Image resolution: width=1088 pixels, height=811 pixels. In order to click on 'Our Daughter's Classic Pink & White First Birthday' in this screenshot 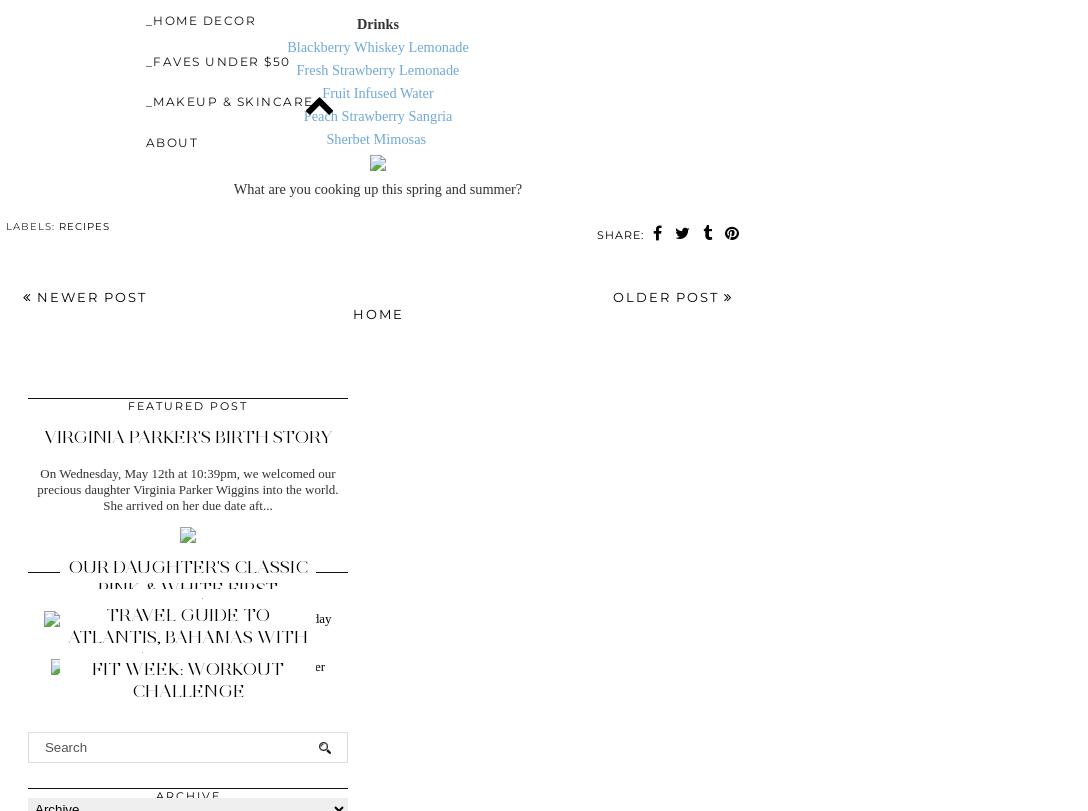, I will do `click(187, 588)`.